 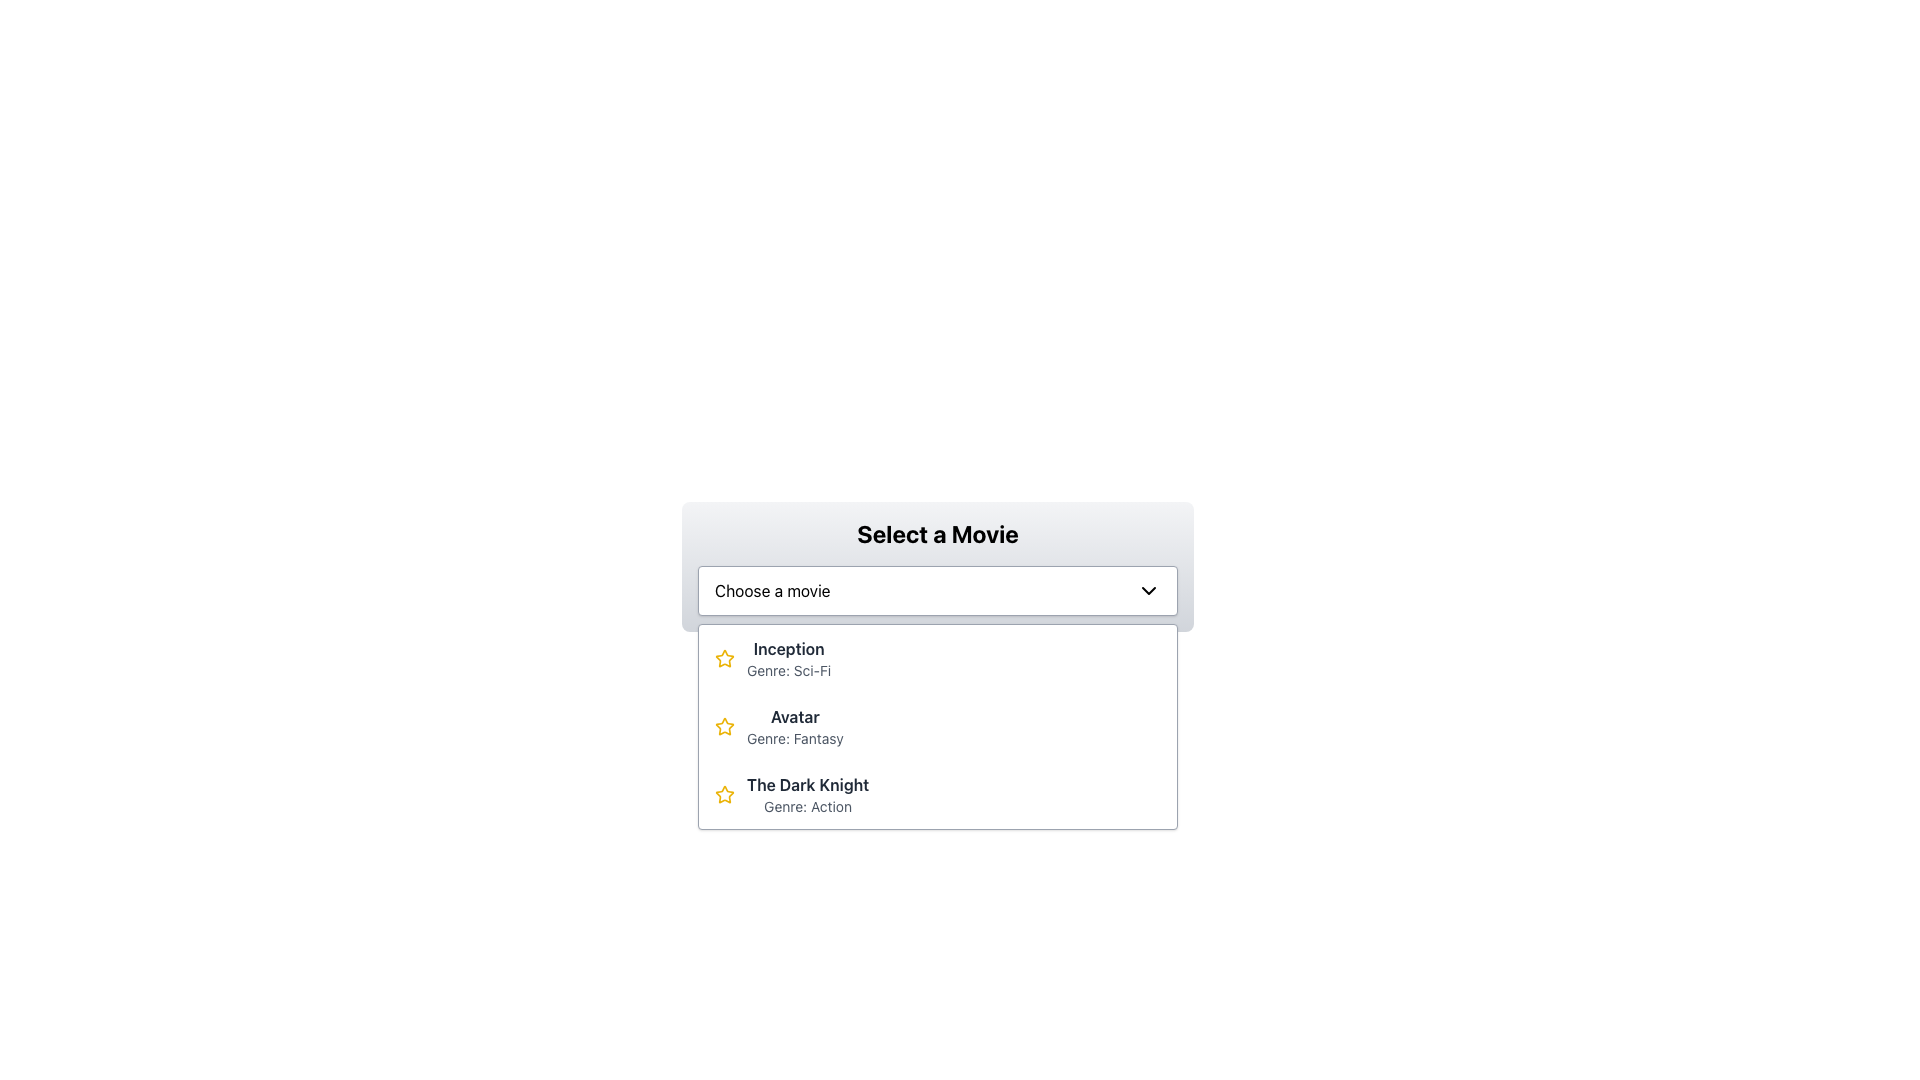 I want to click on the dropdown list item displaying the movie title 'Inception', so click(x=936, y=659).